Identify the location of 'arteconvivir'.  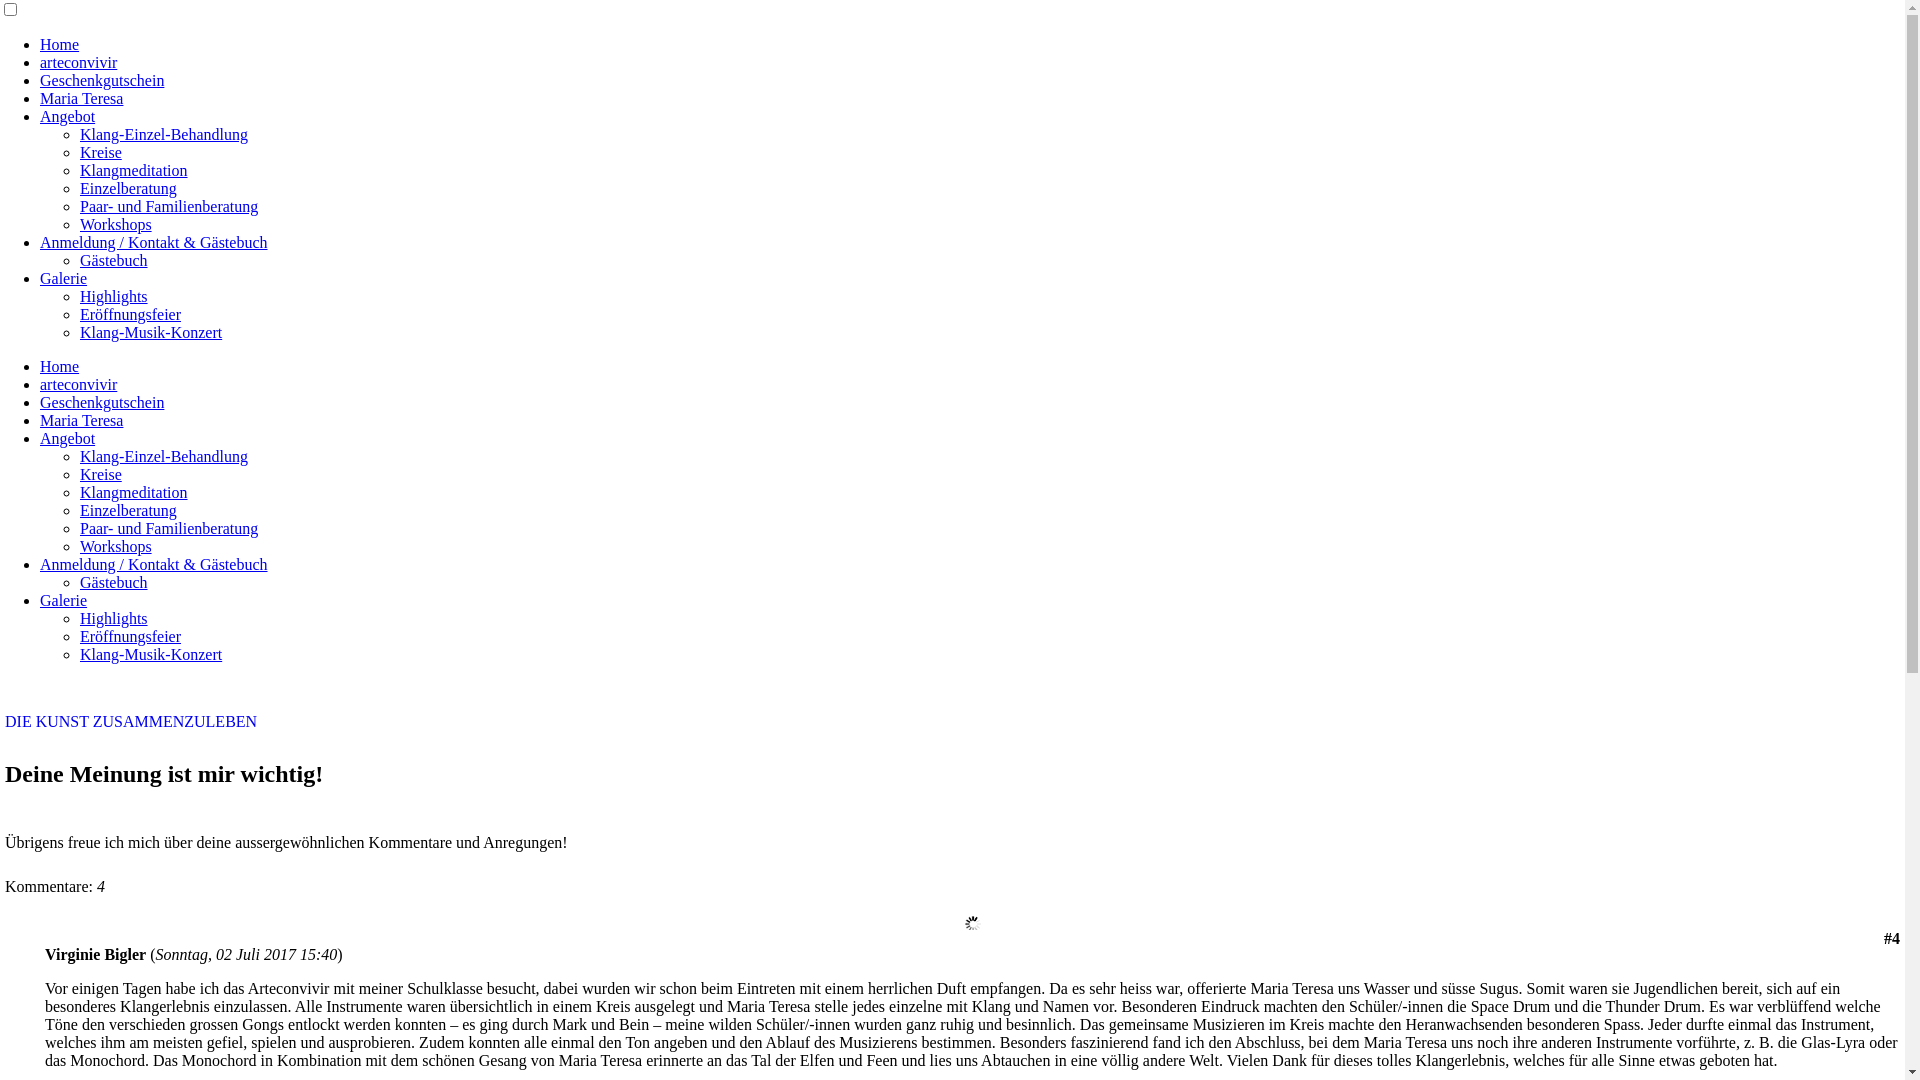
(78, 61).